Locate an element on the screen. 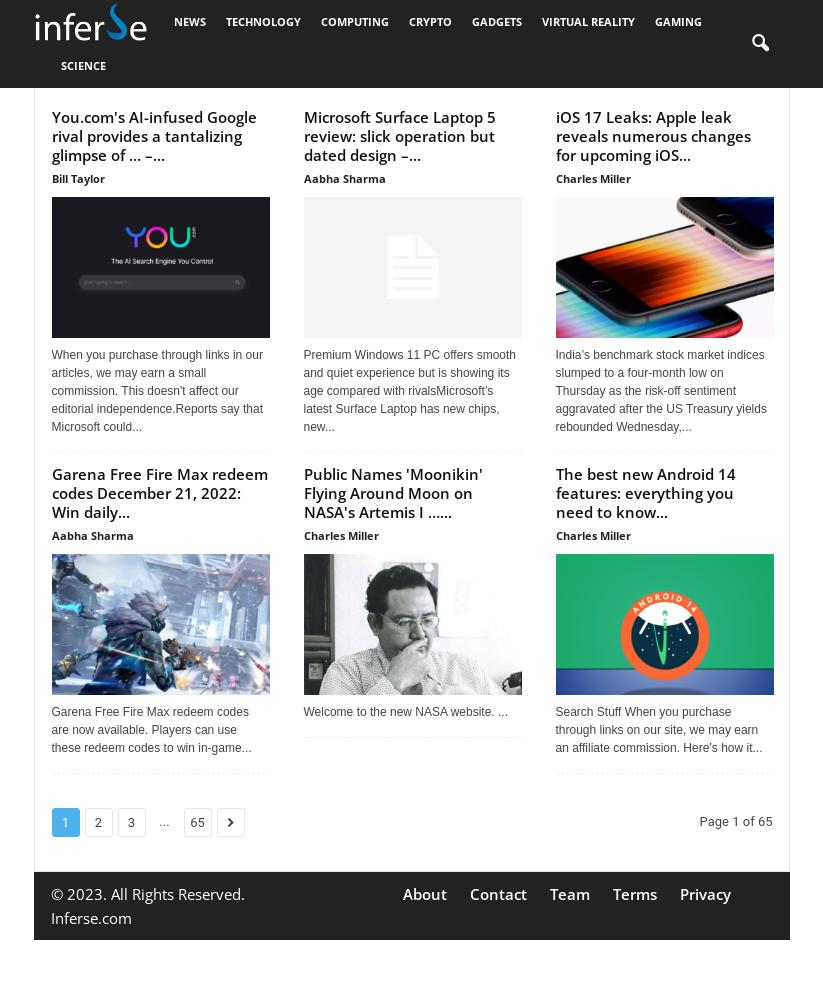  'Terms' is located at coordinates (610, 894).